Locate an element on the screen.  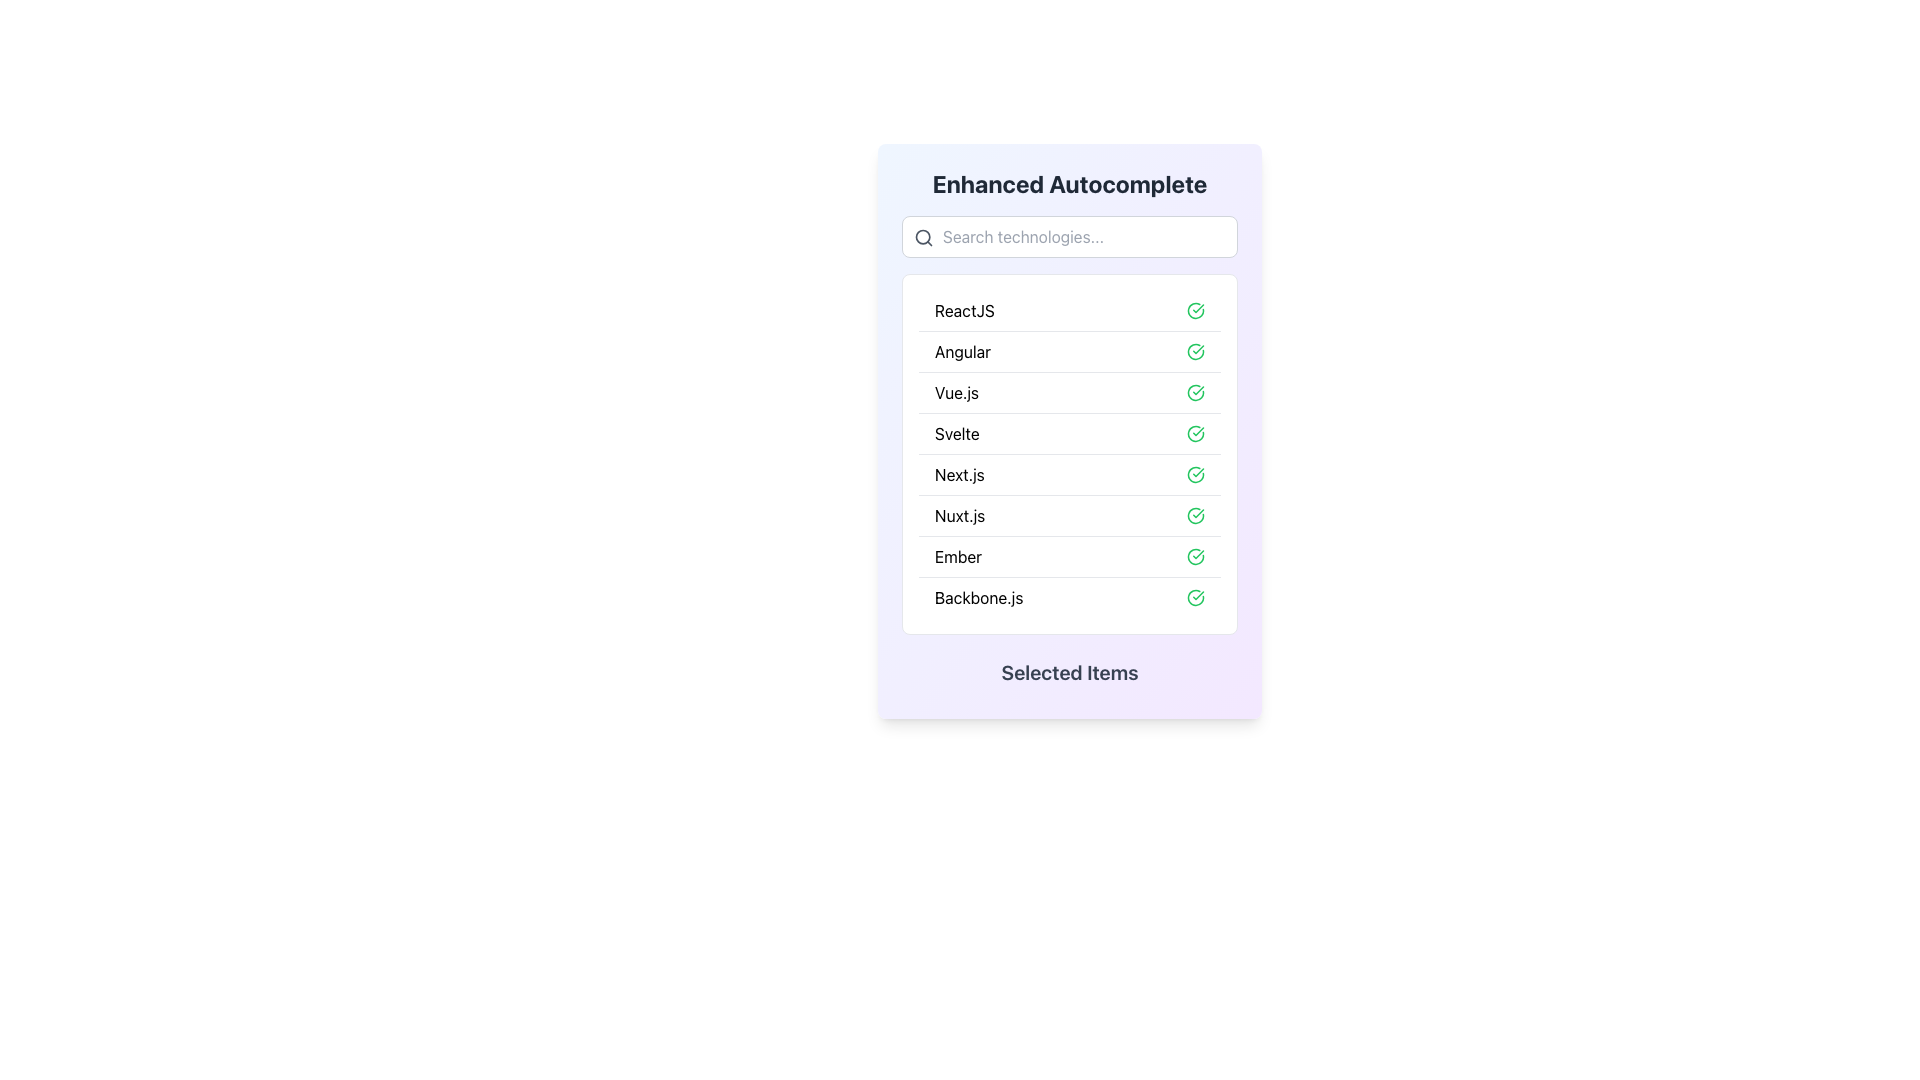
the fifth List Item in the 'Enhanced Autocomplete' card, which represents 'Next.js' is located at coordinates (1069, 474).